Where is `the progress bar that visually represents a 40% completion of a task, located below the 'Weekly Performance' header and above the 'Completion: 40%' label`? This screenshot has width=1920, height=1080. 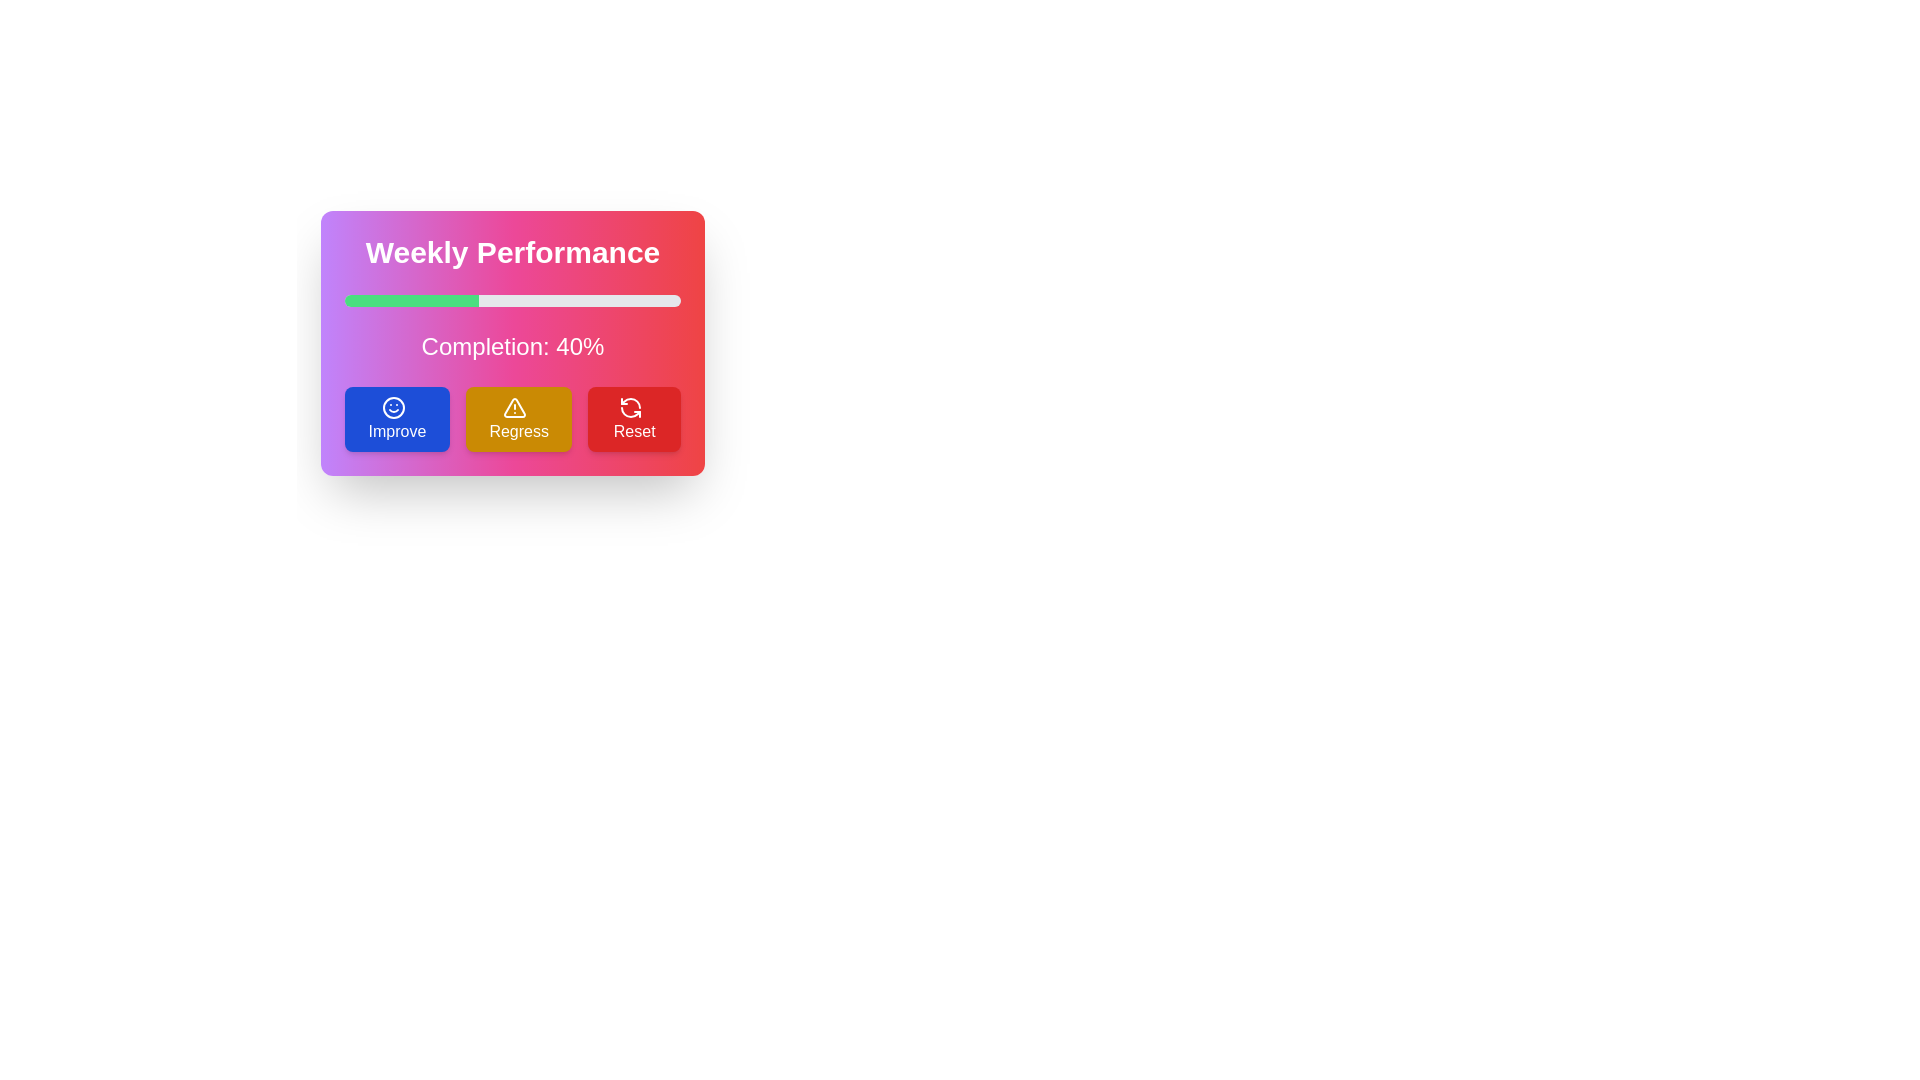 the progress bar that visually represents a 40% completion of a task, located below the 'Weekly Performance' header and above the 'Completion: 40%' label is located at coordinates (411, 300).